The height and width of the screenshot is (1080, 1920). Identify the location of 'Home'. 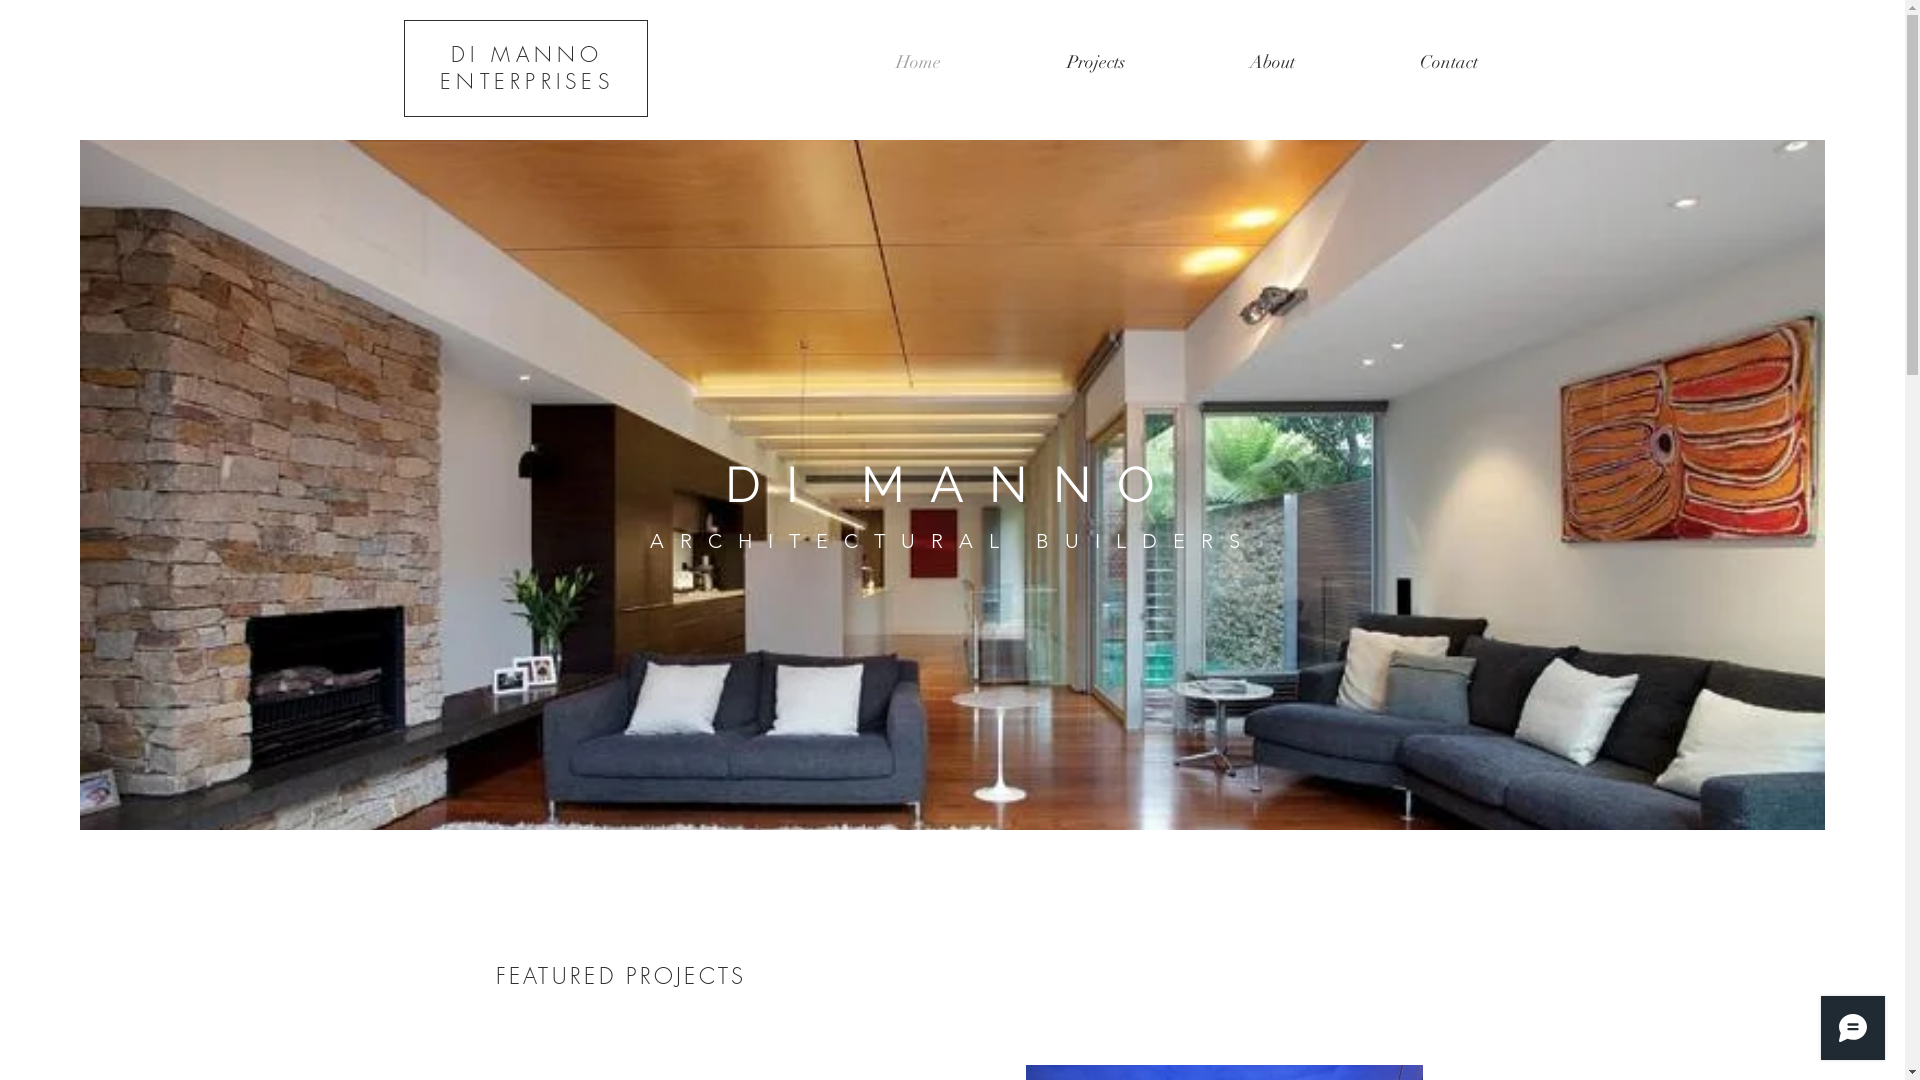
(916, 60).